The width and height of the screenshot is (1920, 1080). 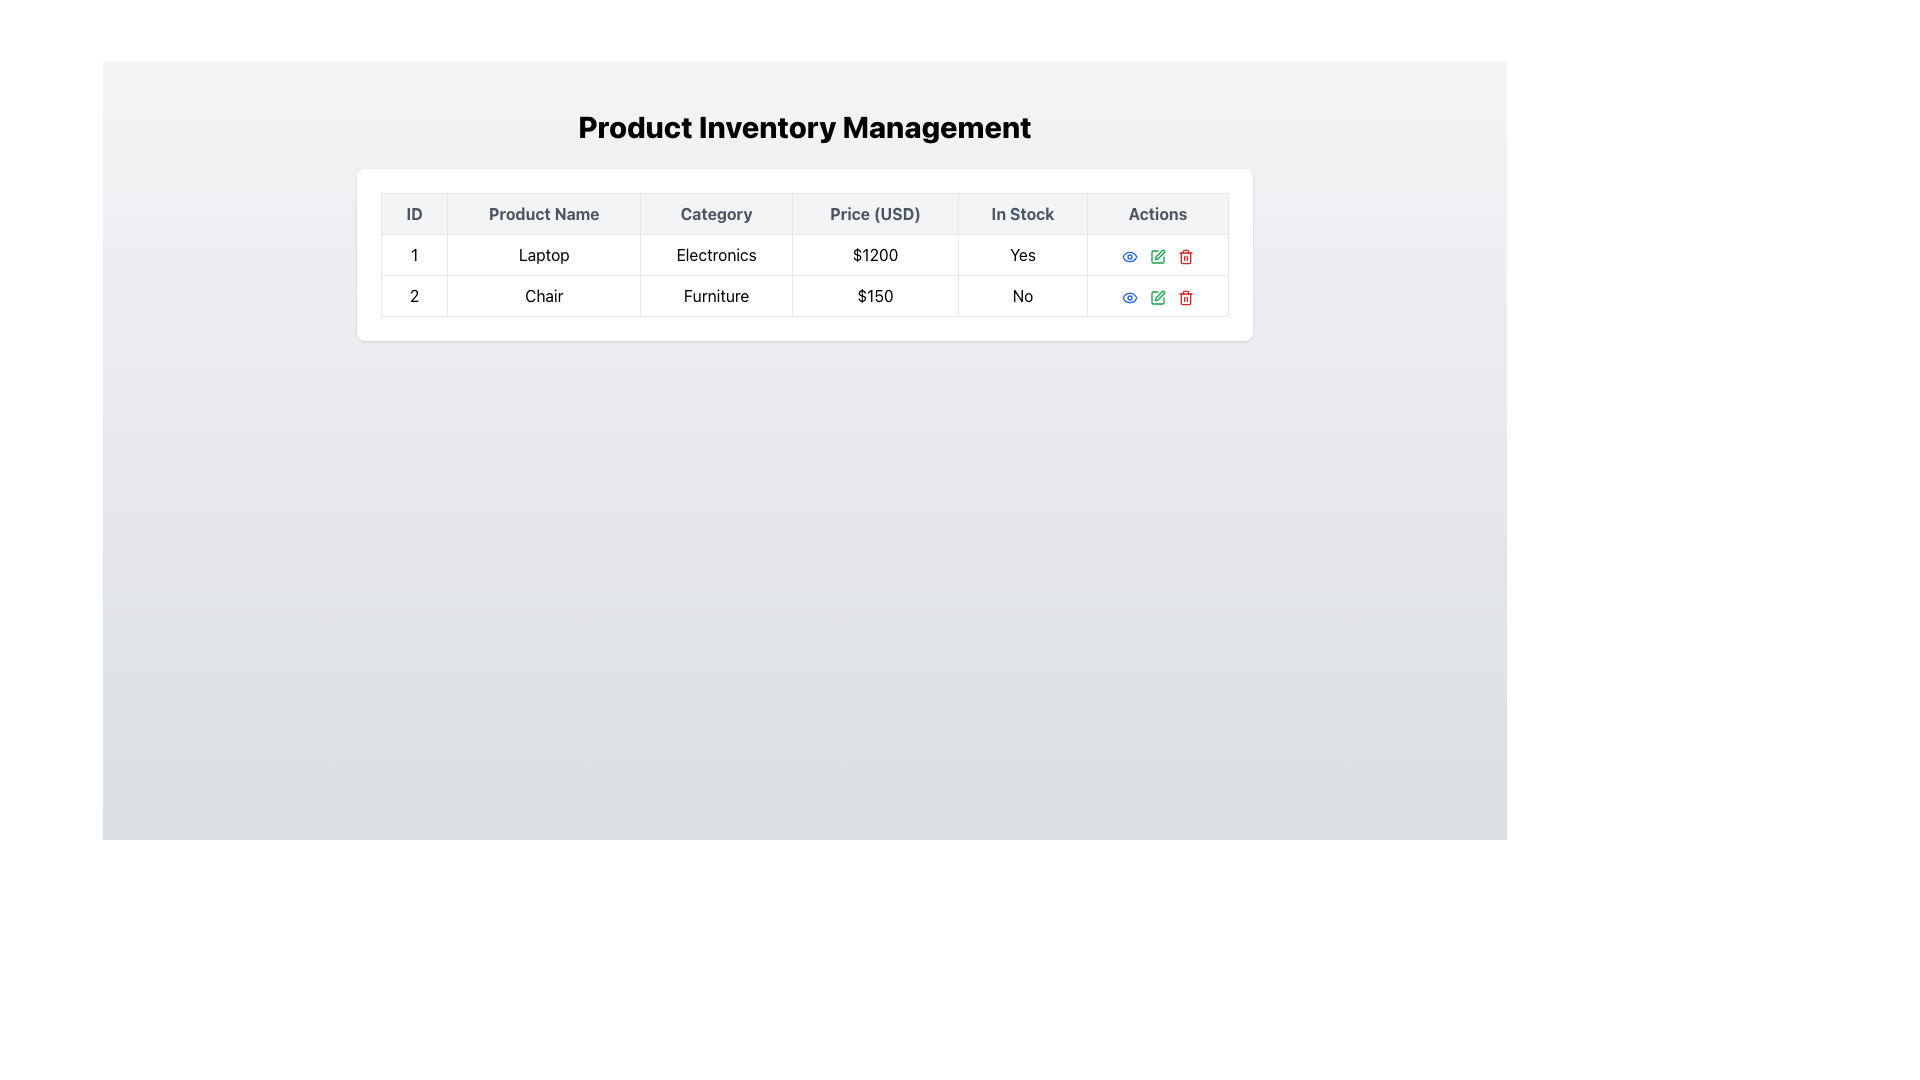 What do you see at coordinates (1022, 213) in the screenshot?
I see `the Table Header Cell labeled 'In Stock', which is the fifth column in the header row of the table, positioned between 'Price (USD)' and 'Actions'` at bounding box center [1022, 213].